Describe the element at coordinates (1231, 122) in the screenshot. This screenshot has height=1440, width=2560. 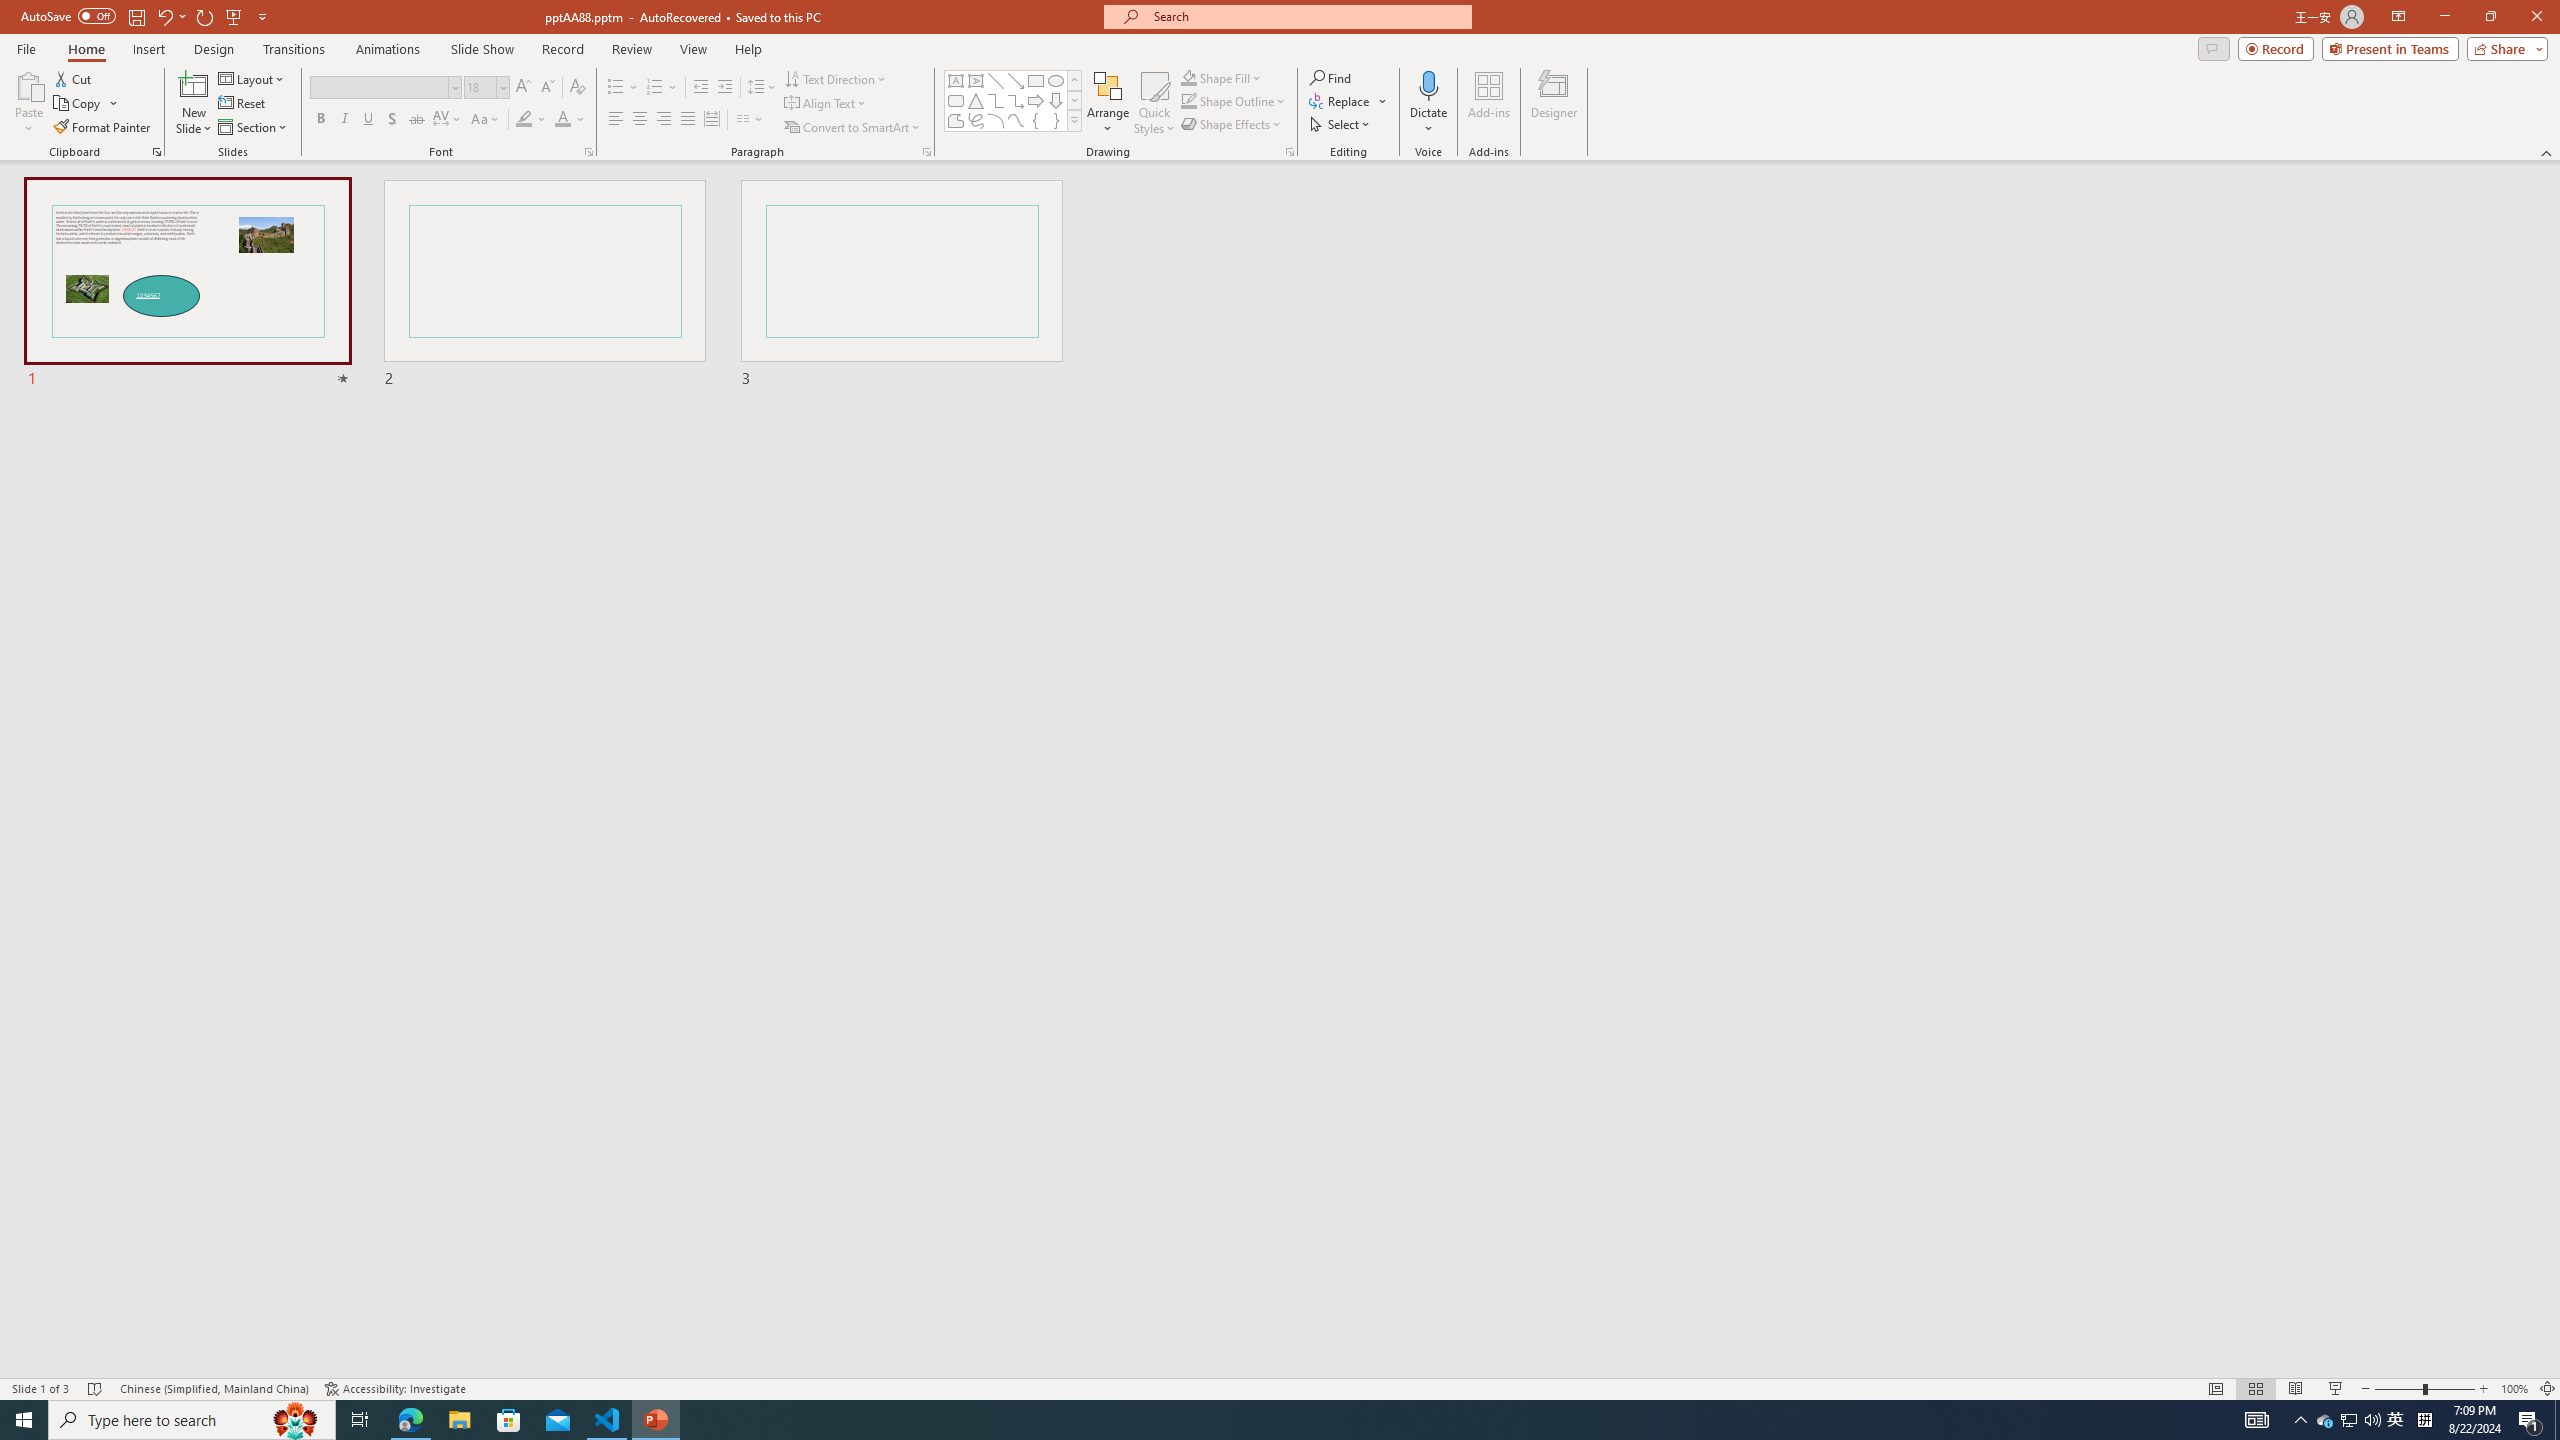
I see `'Shape Effects'` at that location.